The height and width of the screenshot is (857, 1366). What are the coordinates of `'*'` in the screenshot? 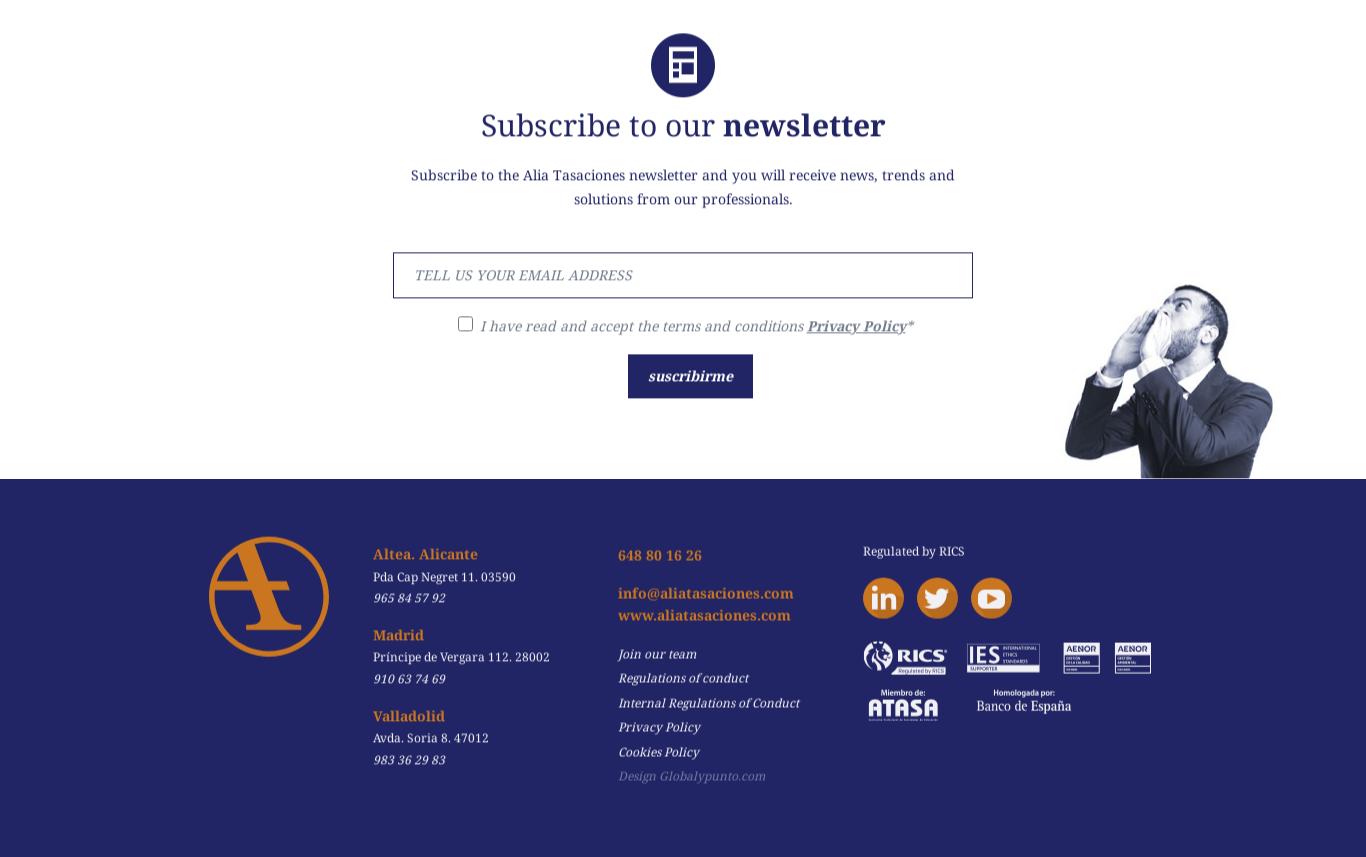 It's located at (903, 326).